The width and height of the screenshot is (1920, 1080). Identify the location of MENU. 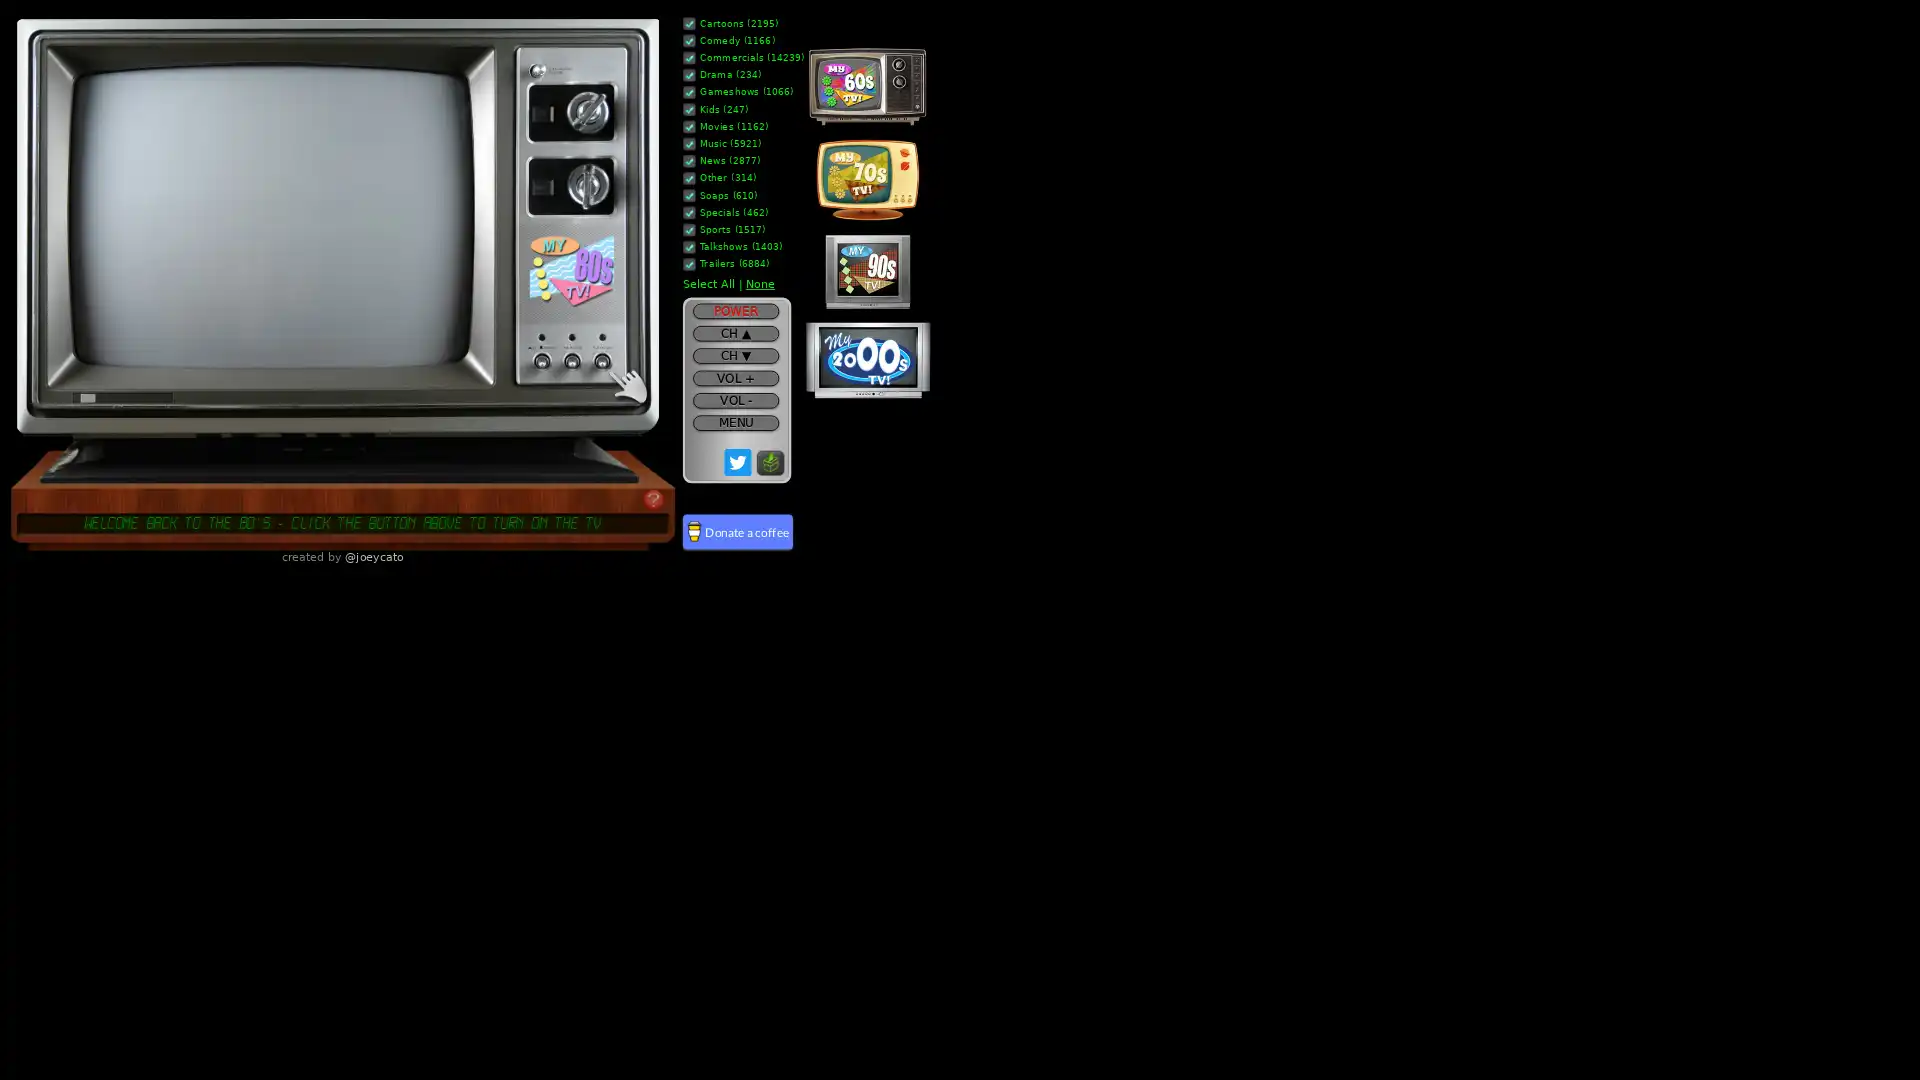
(734, 421).